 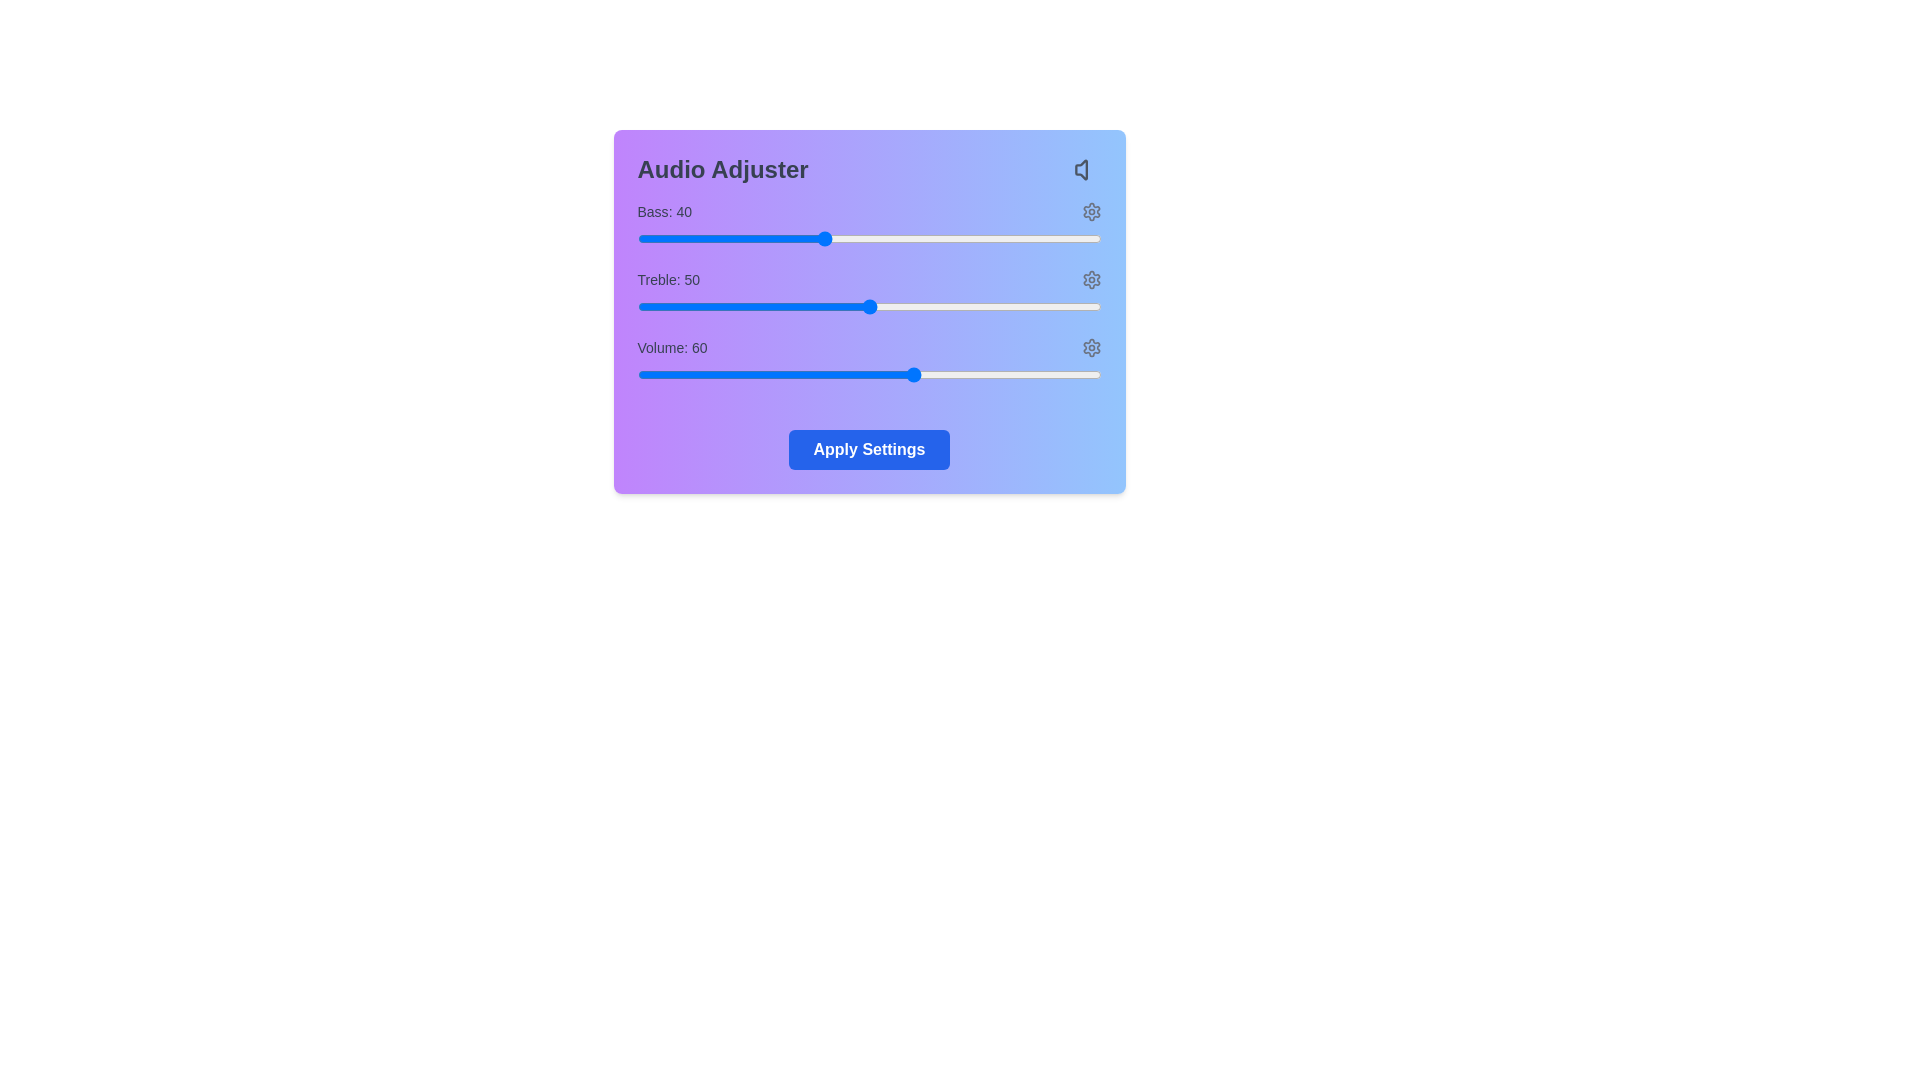 I want to click on the volume, so click(x=1072, y=374).